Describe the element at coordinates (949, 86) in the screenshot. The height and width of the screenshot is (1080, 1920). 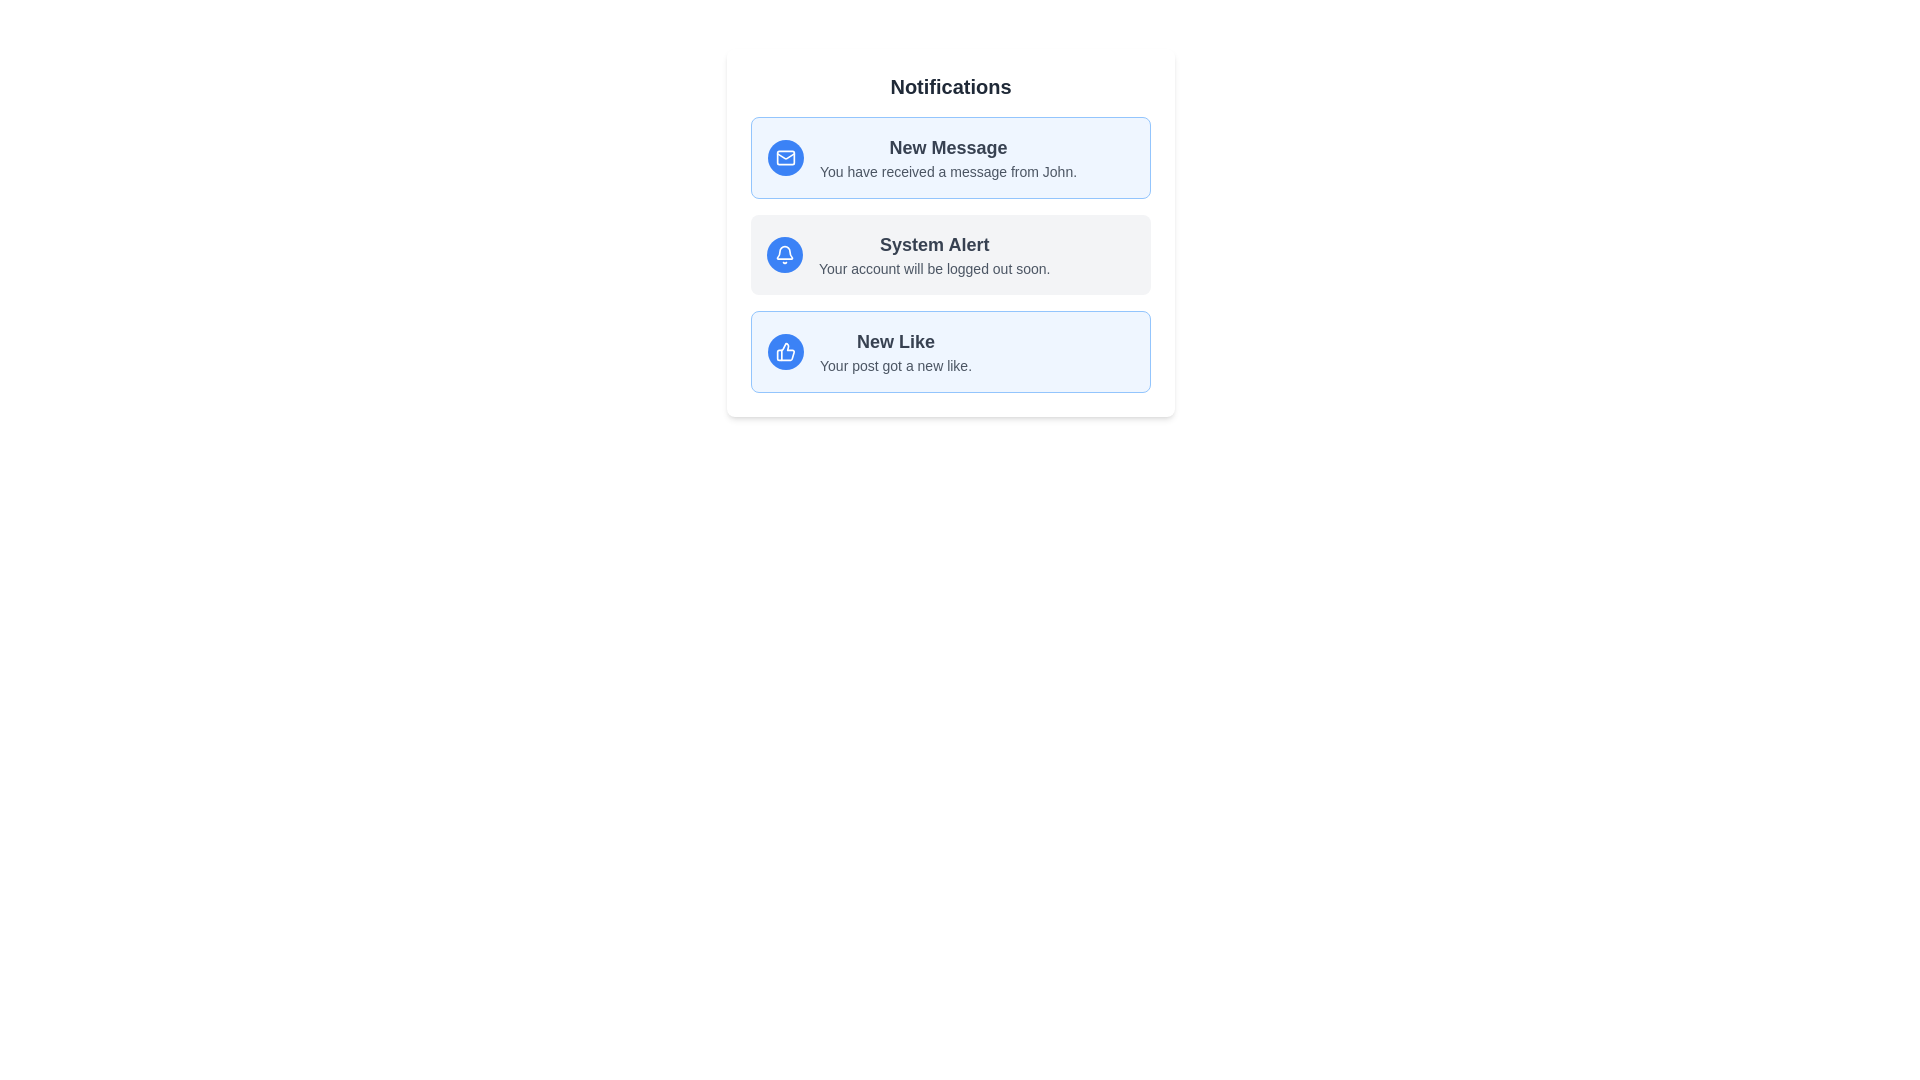
I see `the notification panel title to view its content` at that location.